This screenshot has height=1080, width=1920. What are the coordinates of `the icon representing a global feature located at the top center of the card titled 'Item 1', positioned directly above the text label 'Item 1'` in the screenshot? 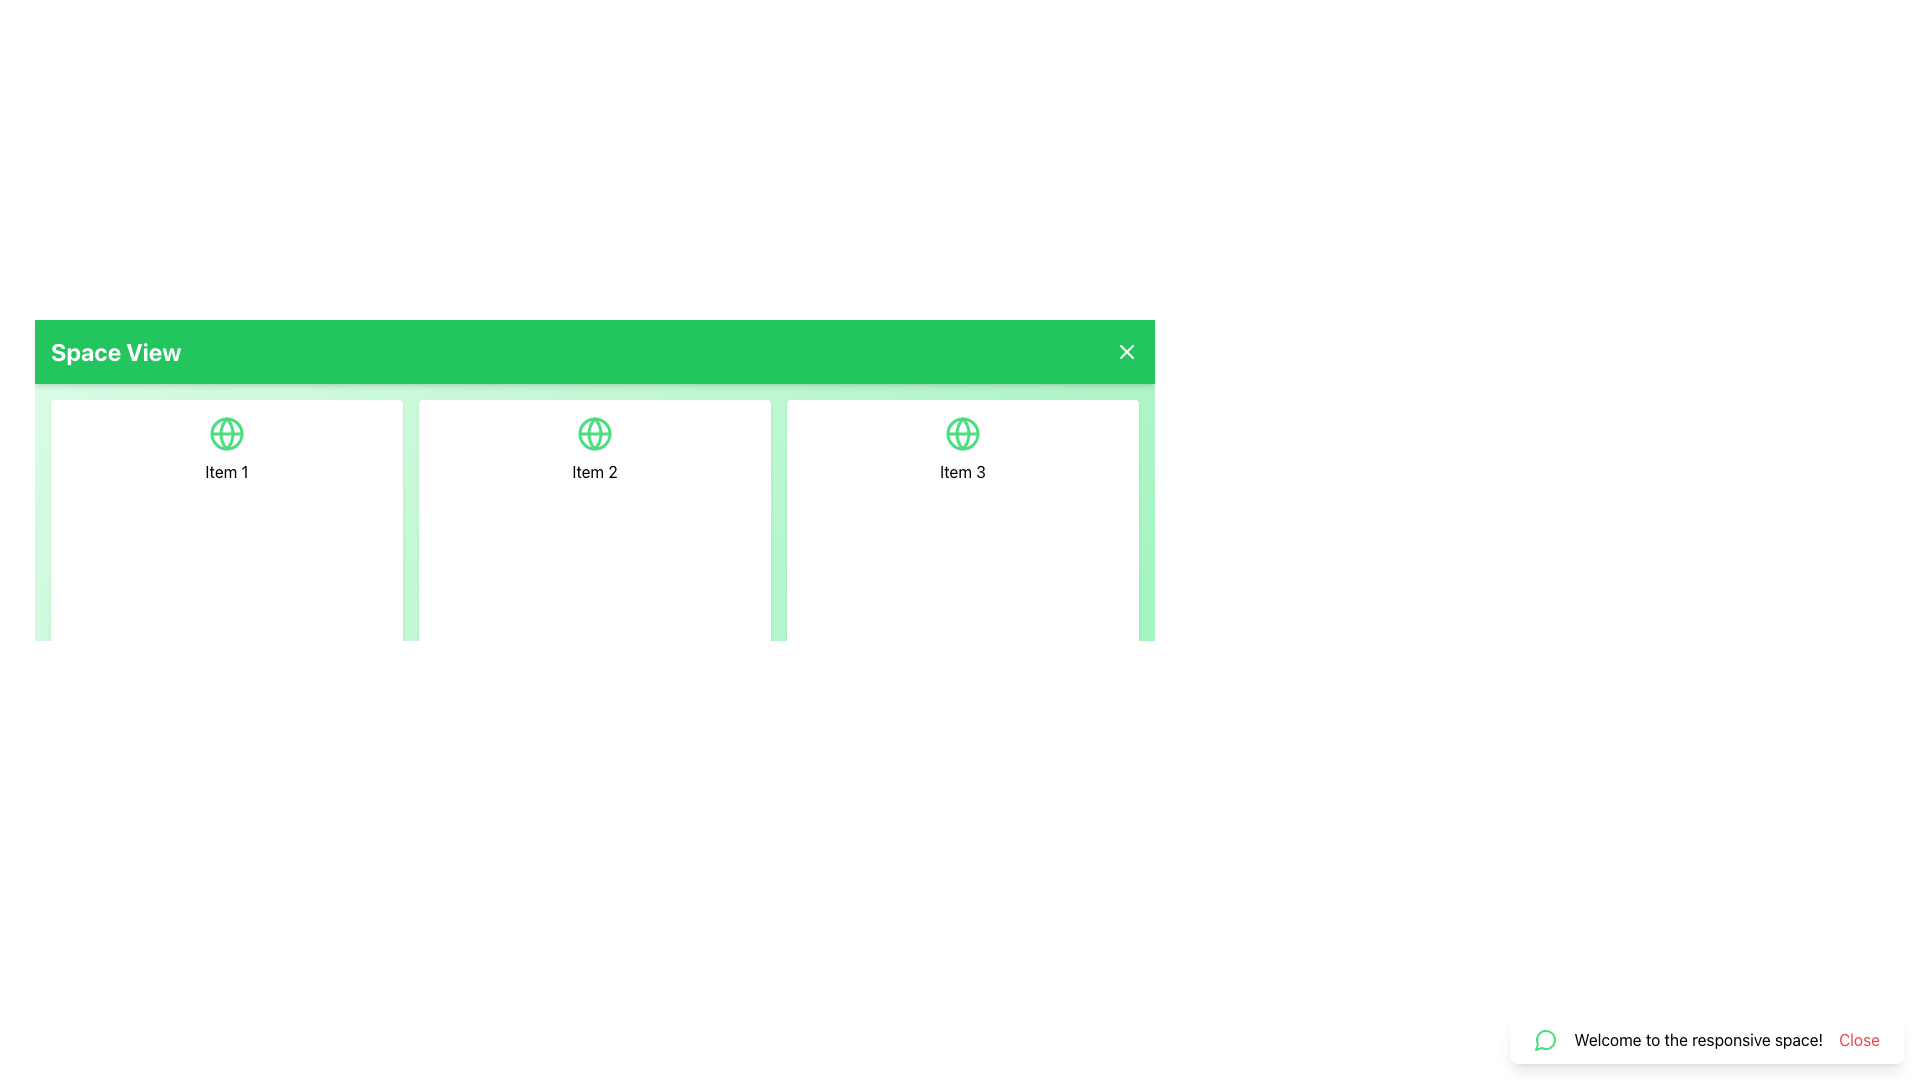 It's located at (226, 433).